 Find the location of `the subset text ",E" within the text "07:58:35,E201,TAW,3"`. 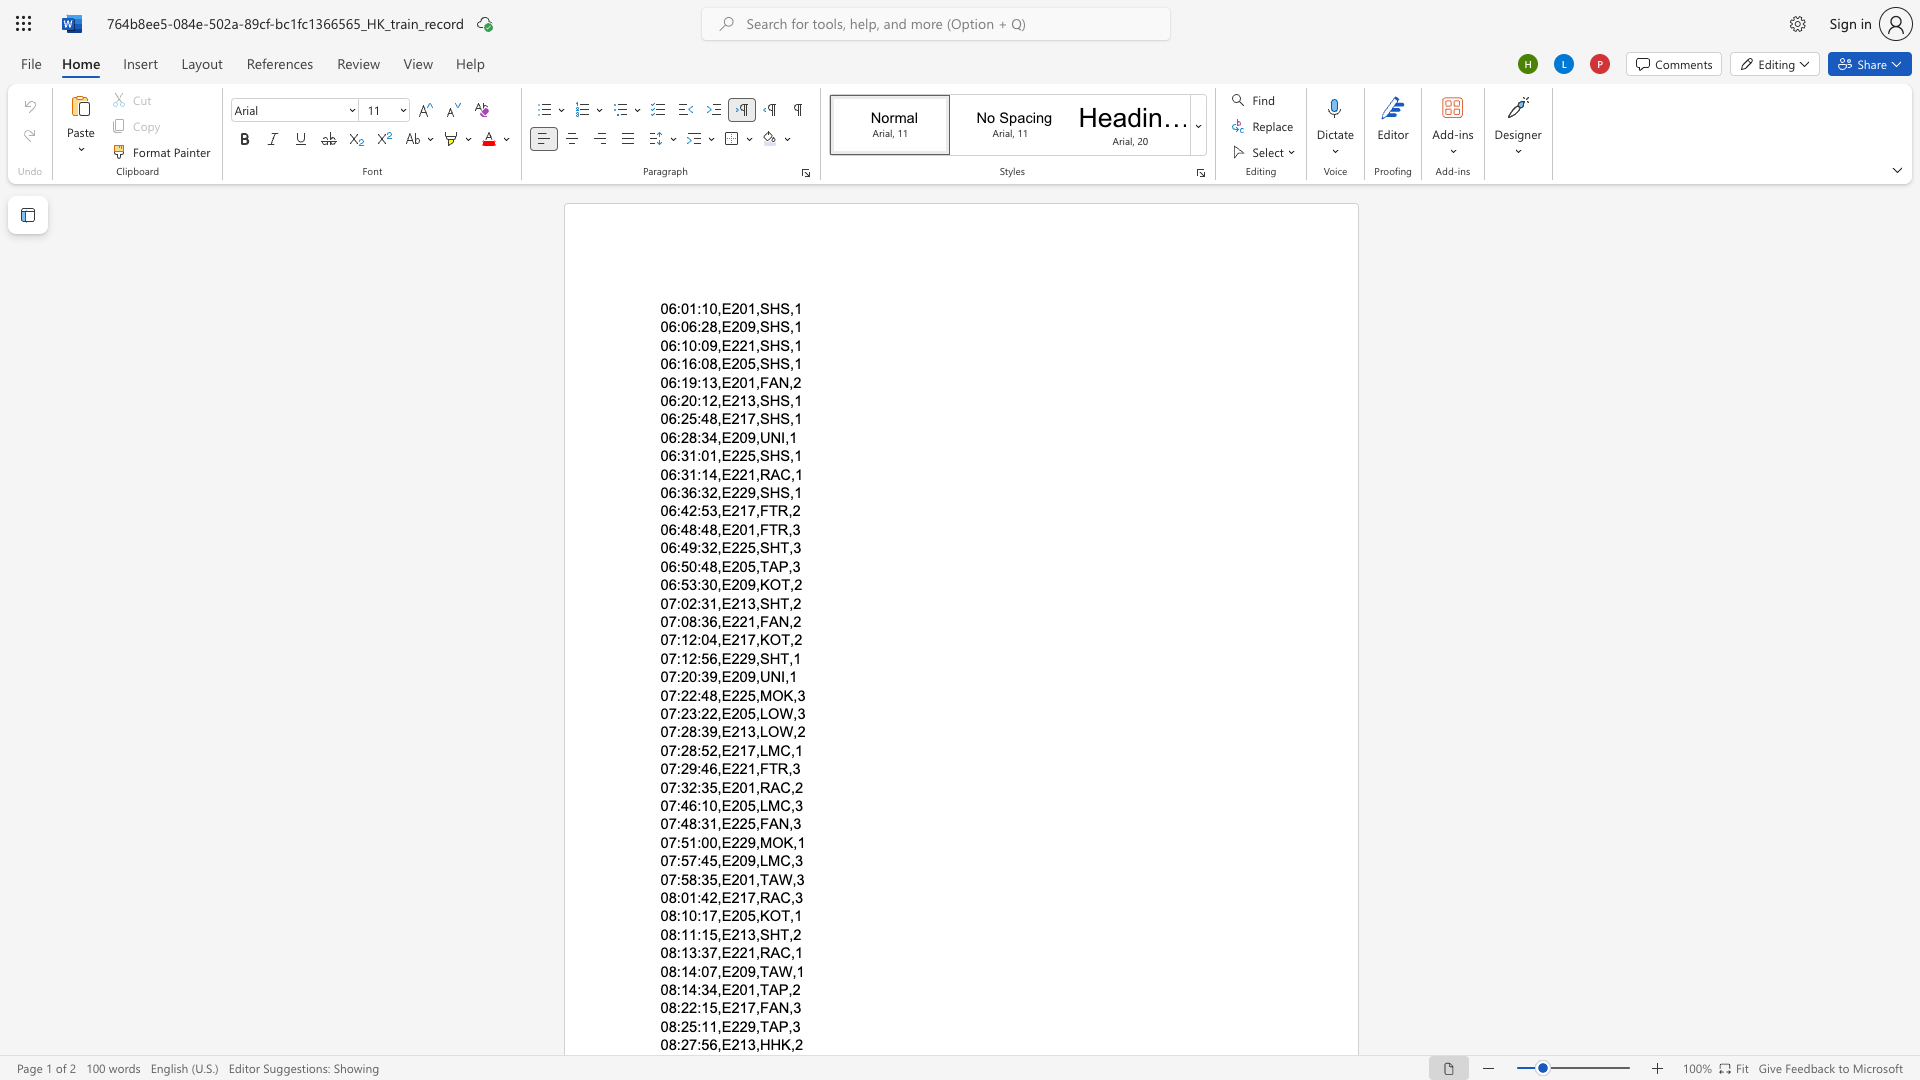

the subset text ",E" within the text "07:58:35,E201,TAW,3" is located at coordinates (717, 878).